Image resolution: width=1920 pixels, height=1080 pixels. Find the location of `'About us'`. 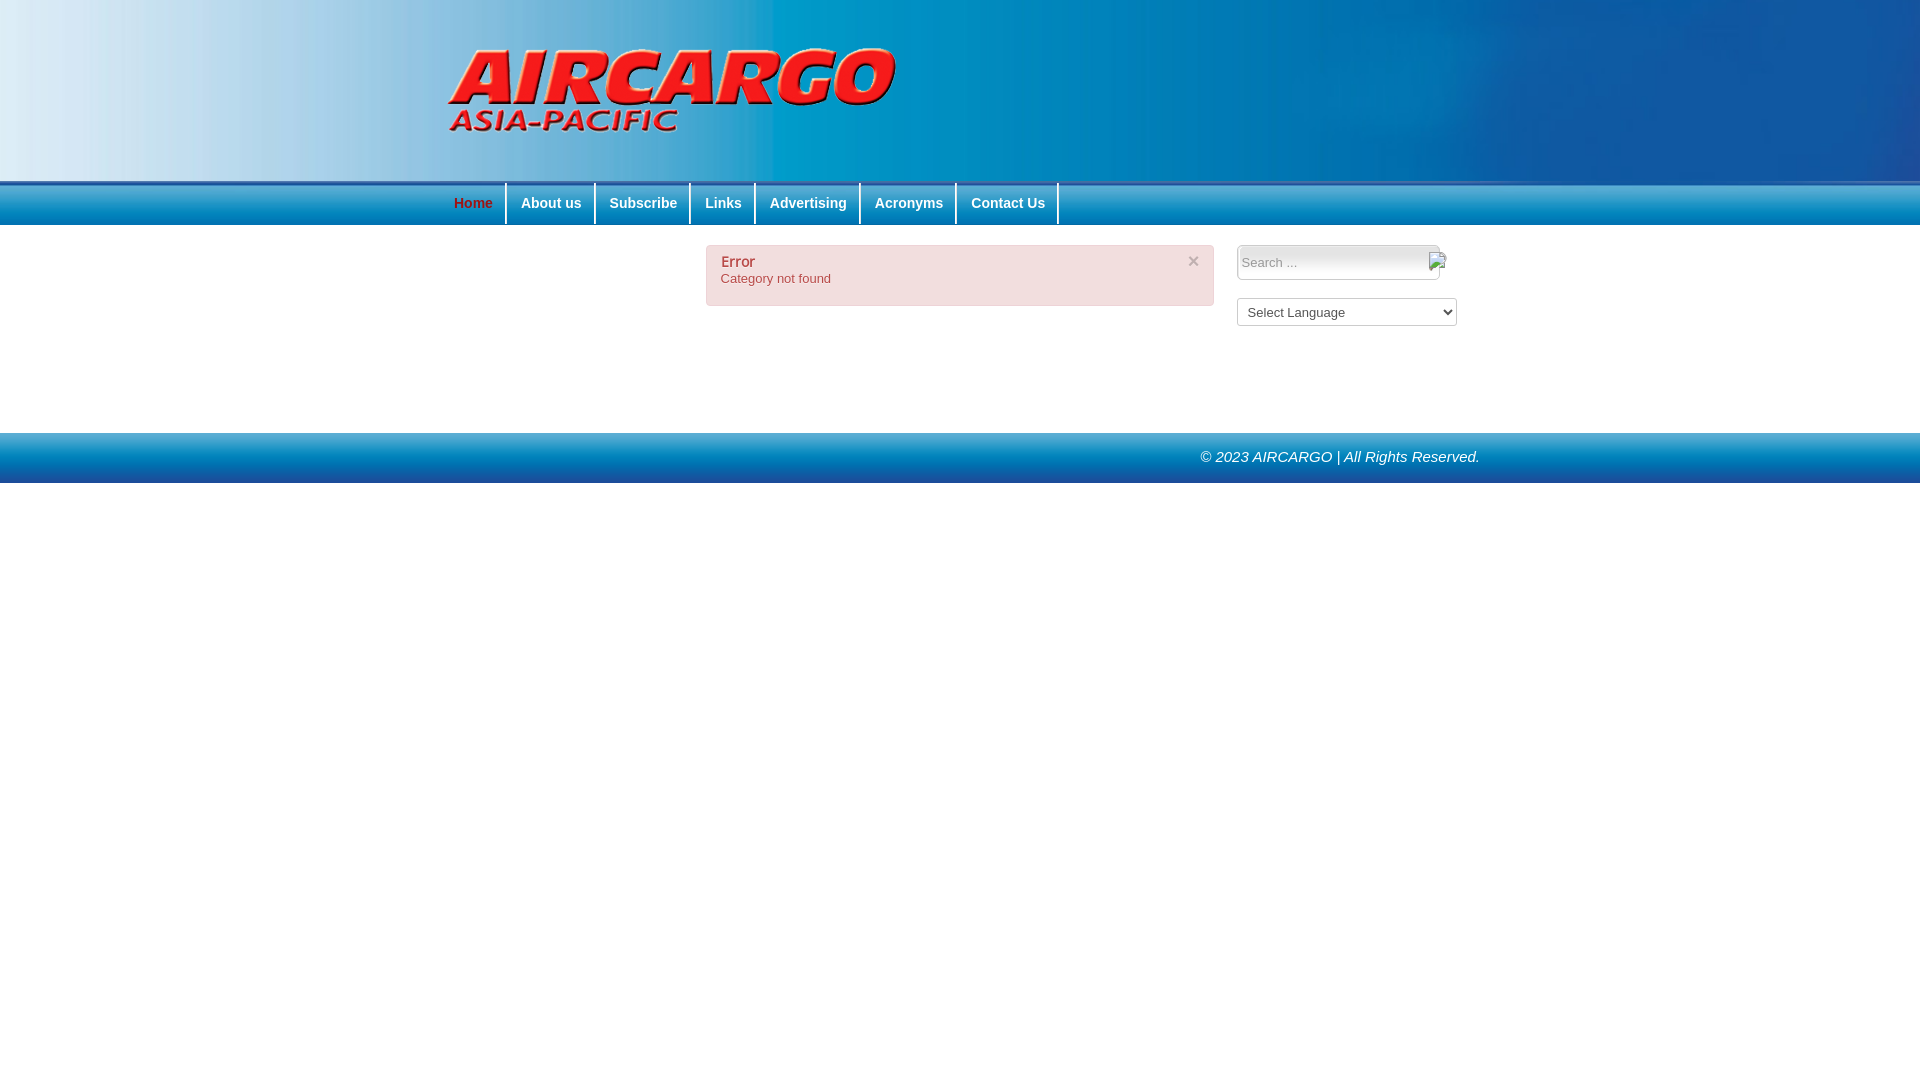

'About us' is located at coordinates (507, 203).